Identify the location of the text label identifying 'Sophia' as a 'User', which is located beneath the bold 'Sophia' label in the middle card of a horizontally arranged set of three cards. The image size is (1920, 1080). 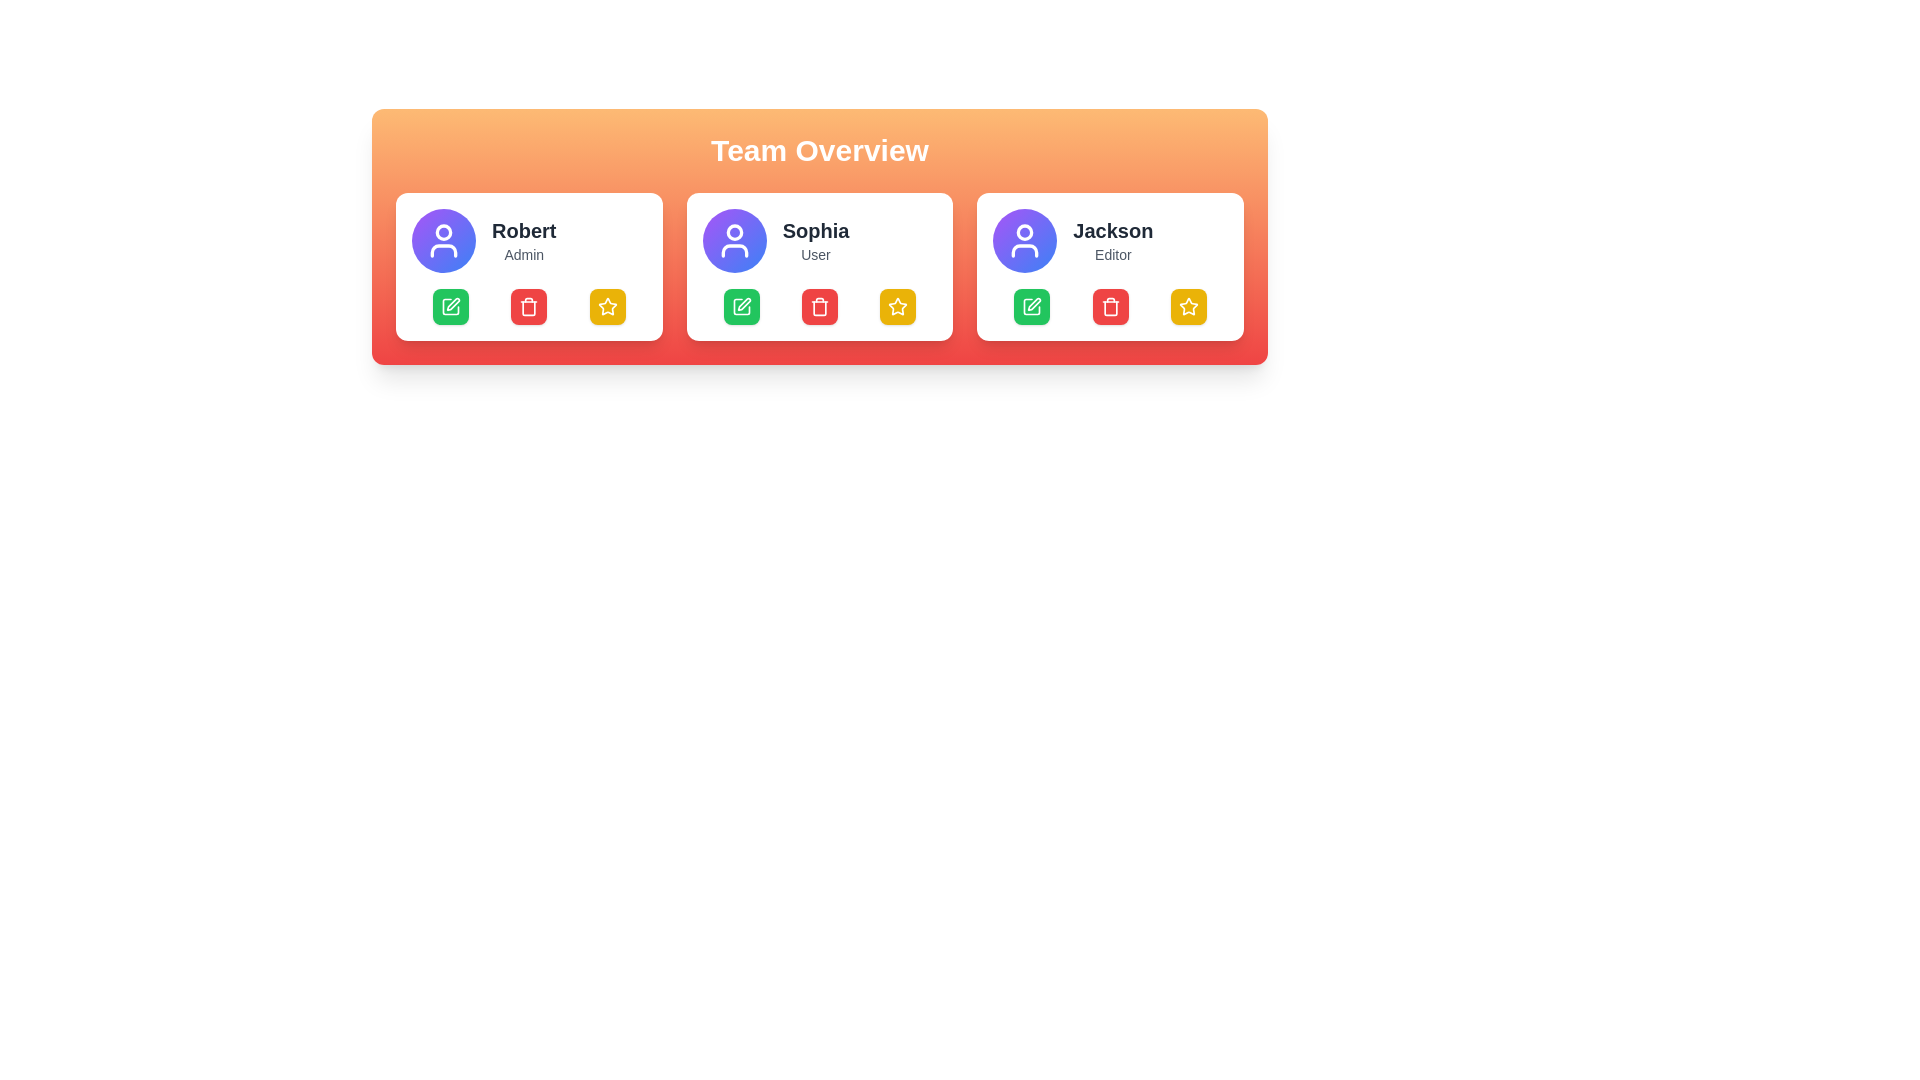
(816, 253).